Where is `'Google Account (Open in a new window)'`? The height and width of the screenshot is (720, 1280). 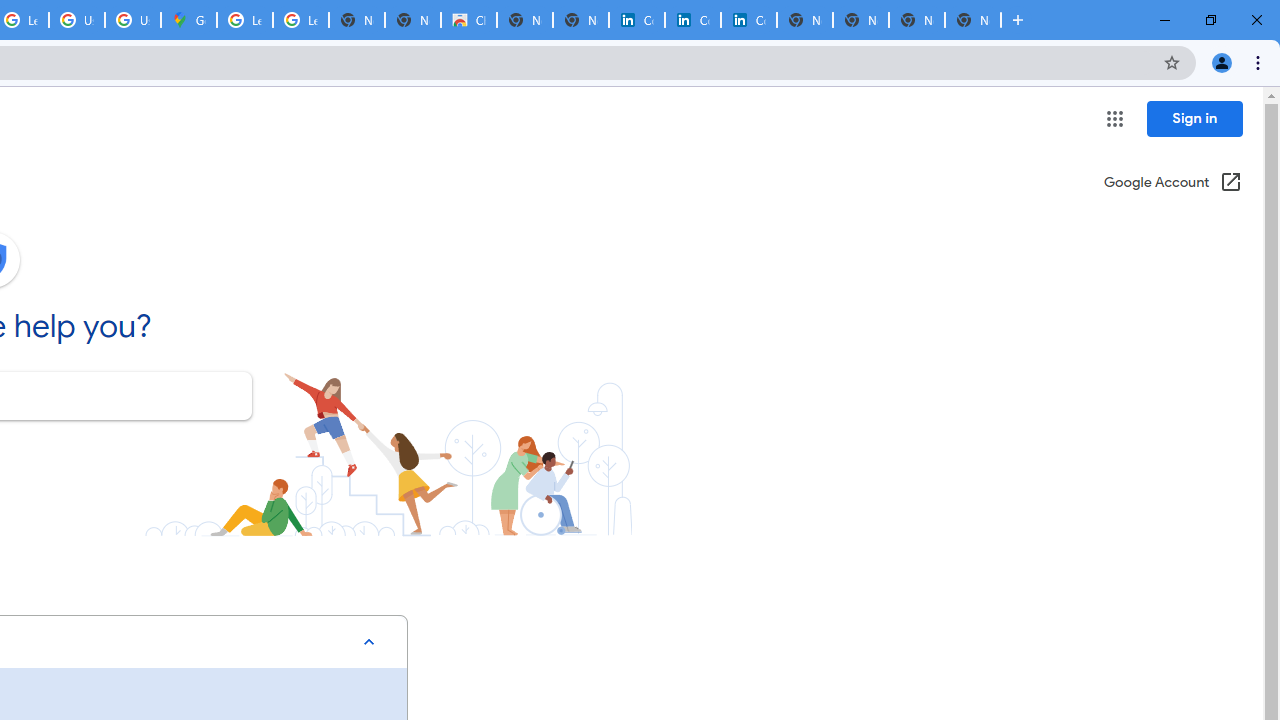 'Google Account (Open in a new window)' is located at coordinates (1173, 183).